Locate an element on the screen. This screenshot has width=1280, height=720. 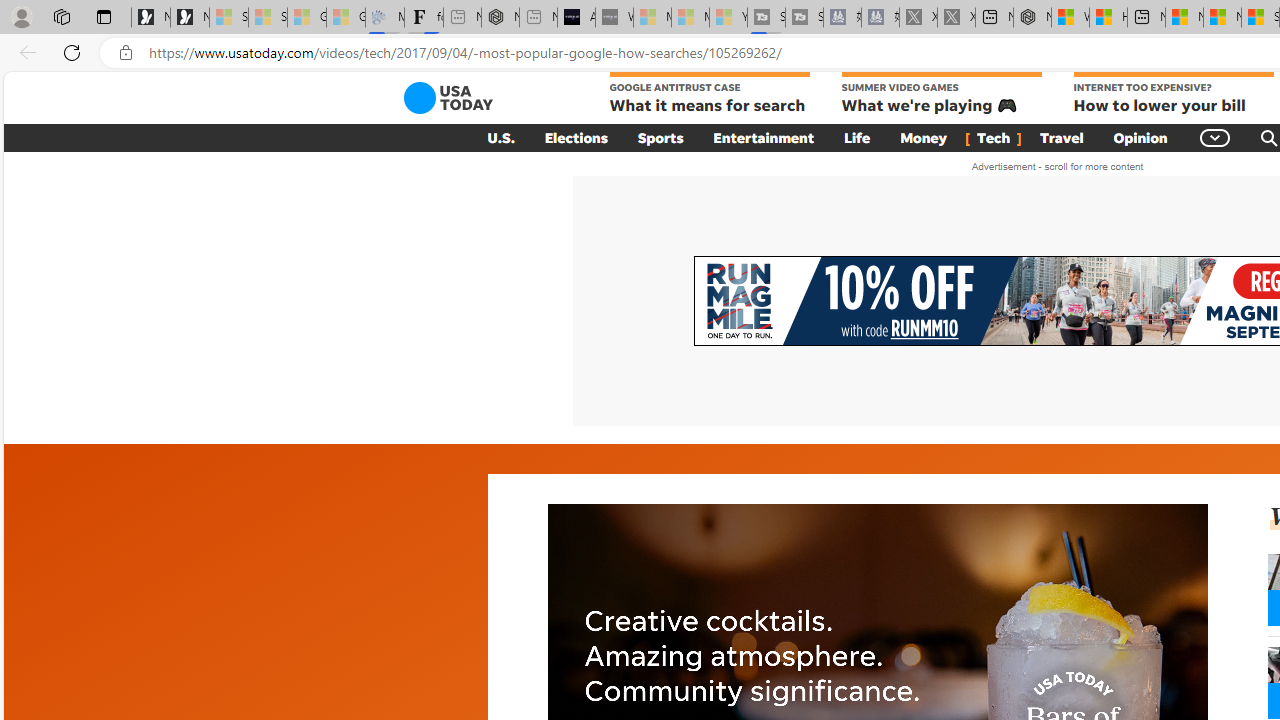
'Life' is located at coordinates (857, 136).